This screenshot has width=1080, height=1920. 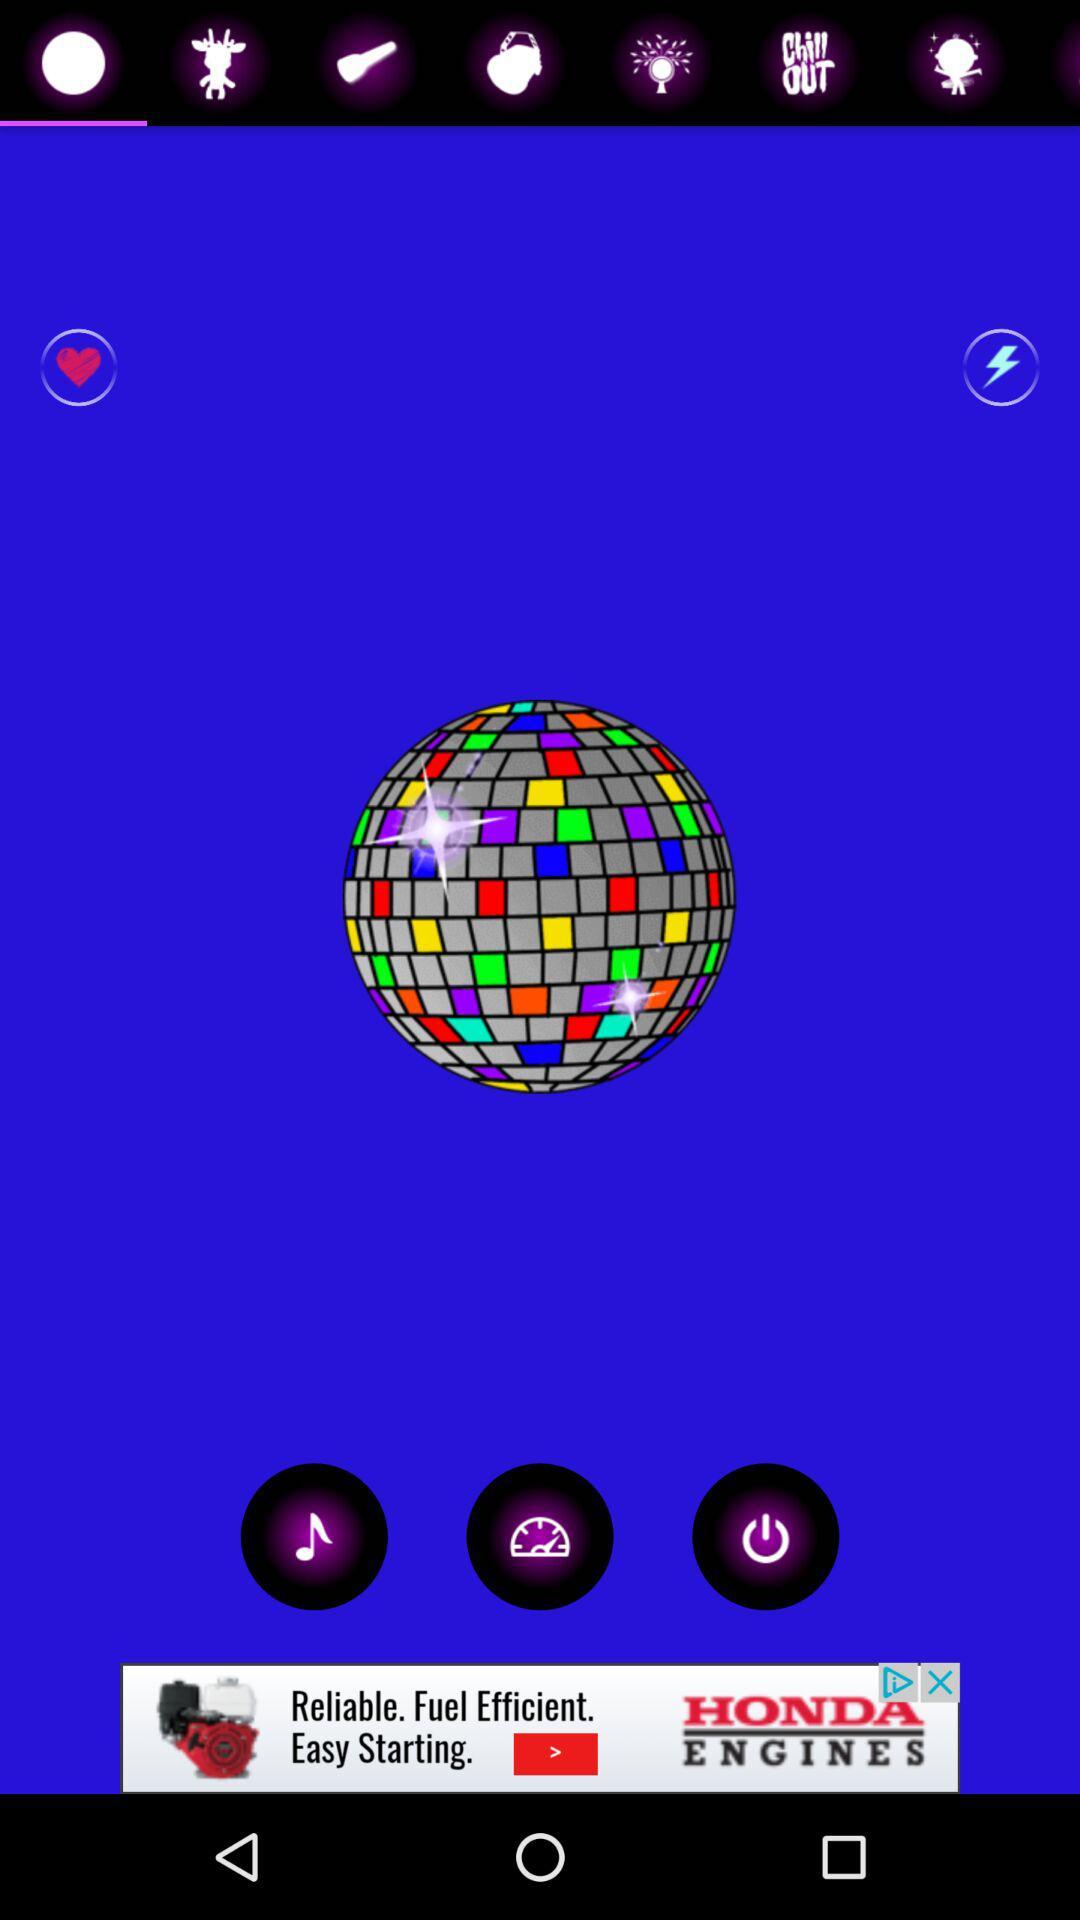 What do you see at coordinates (765, 1535) in the screenshot?
I see `power off` at bounding box center [765, 1535].